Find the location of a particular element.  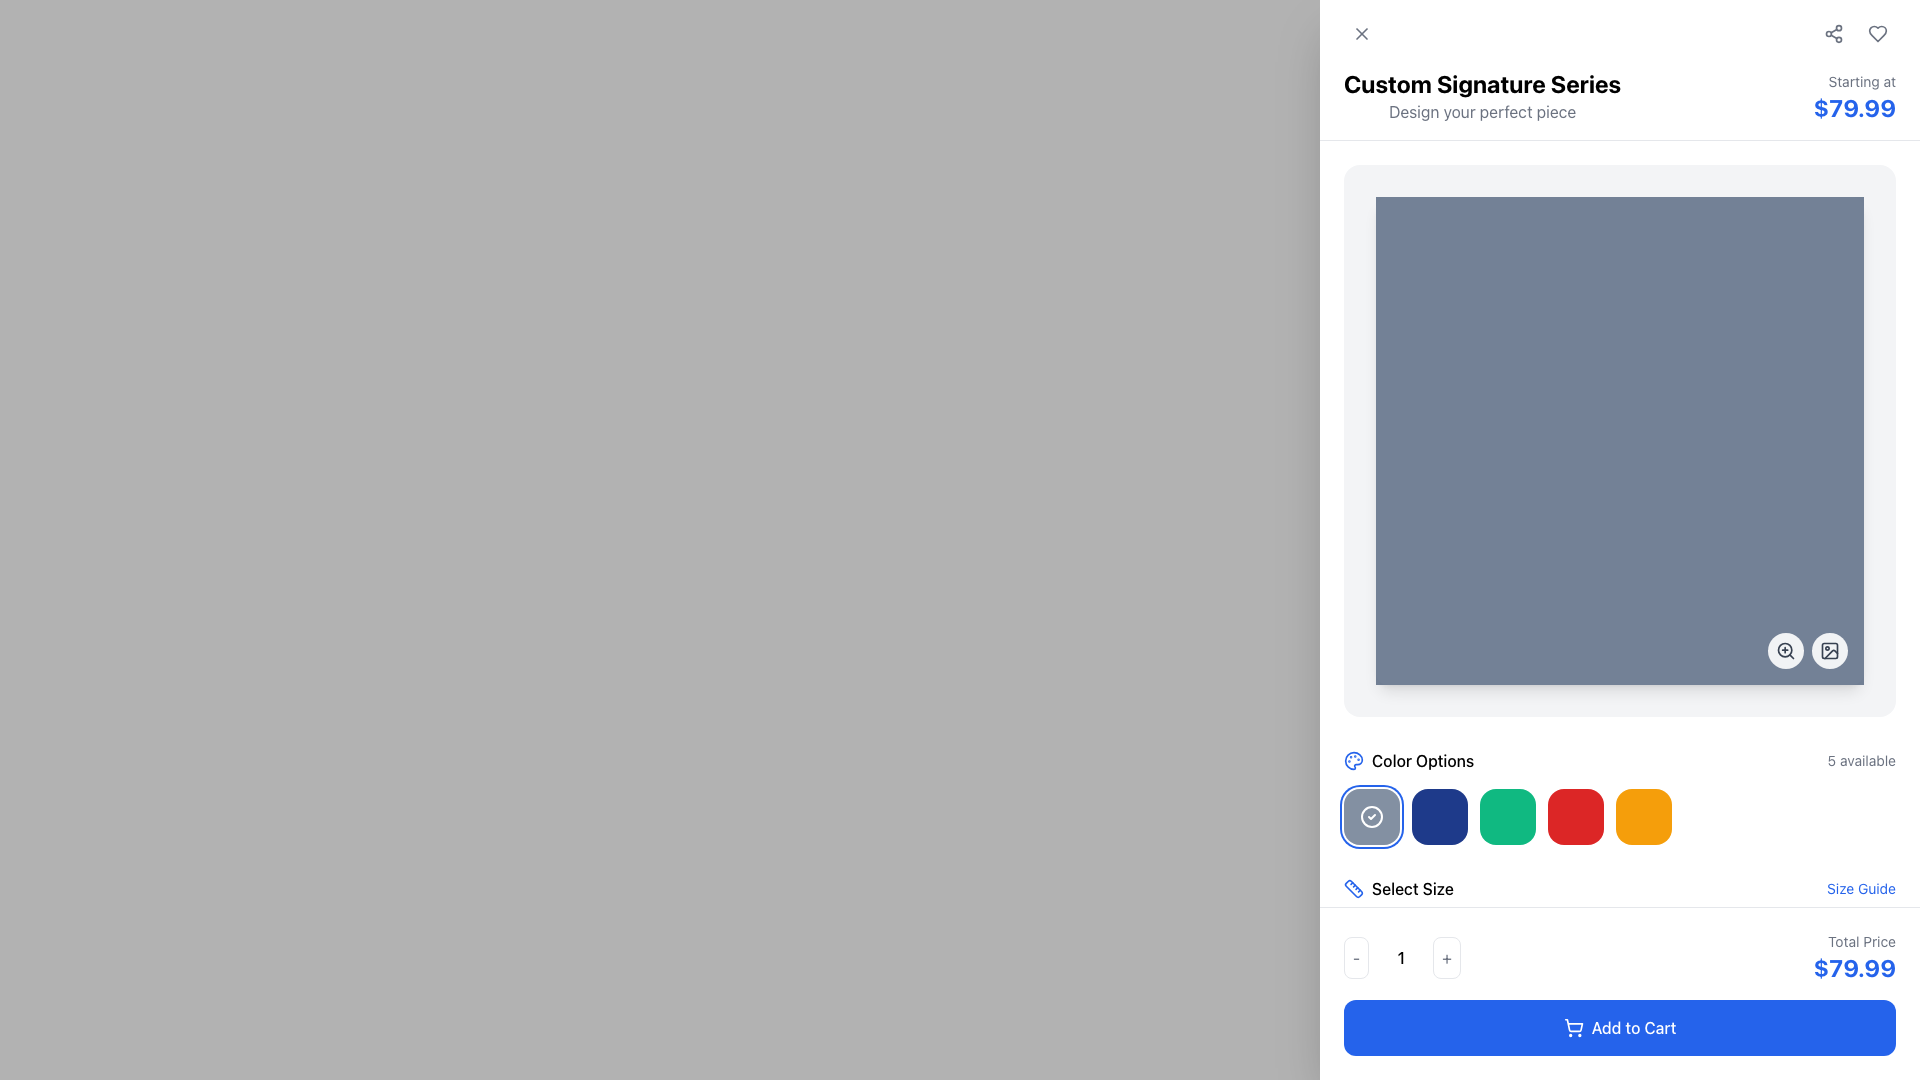

the label heading titled 'Material' which is located near the top of the material selection panel, above the list of material options is located at coordinates (1620, 1009).